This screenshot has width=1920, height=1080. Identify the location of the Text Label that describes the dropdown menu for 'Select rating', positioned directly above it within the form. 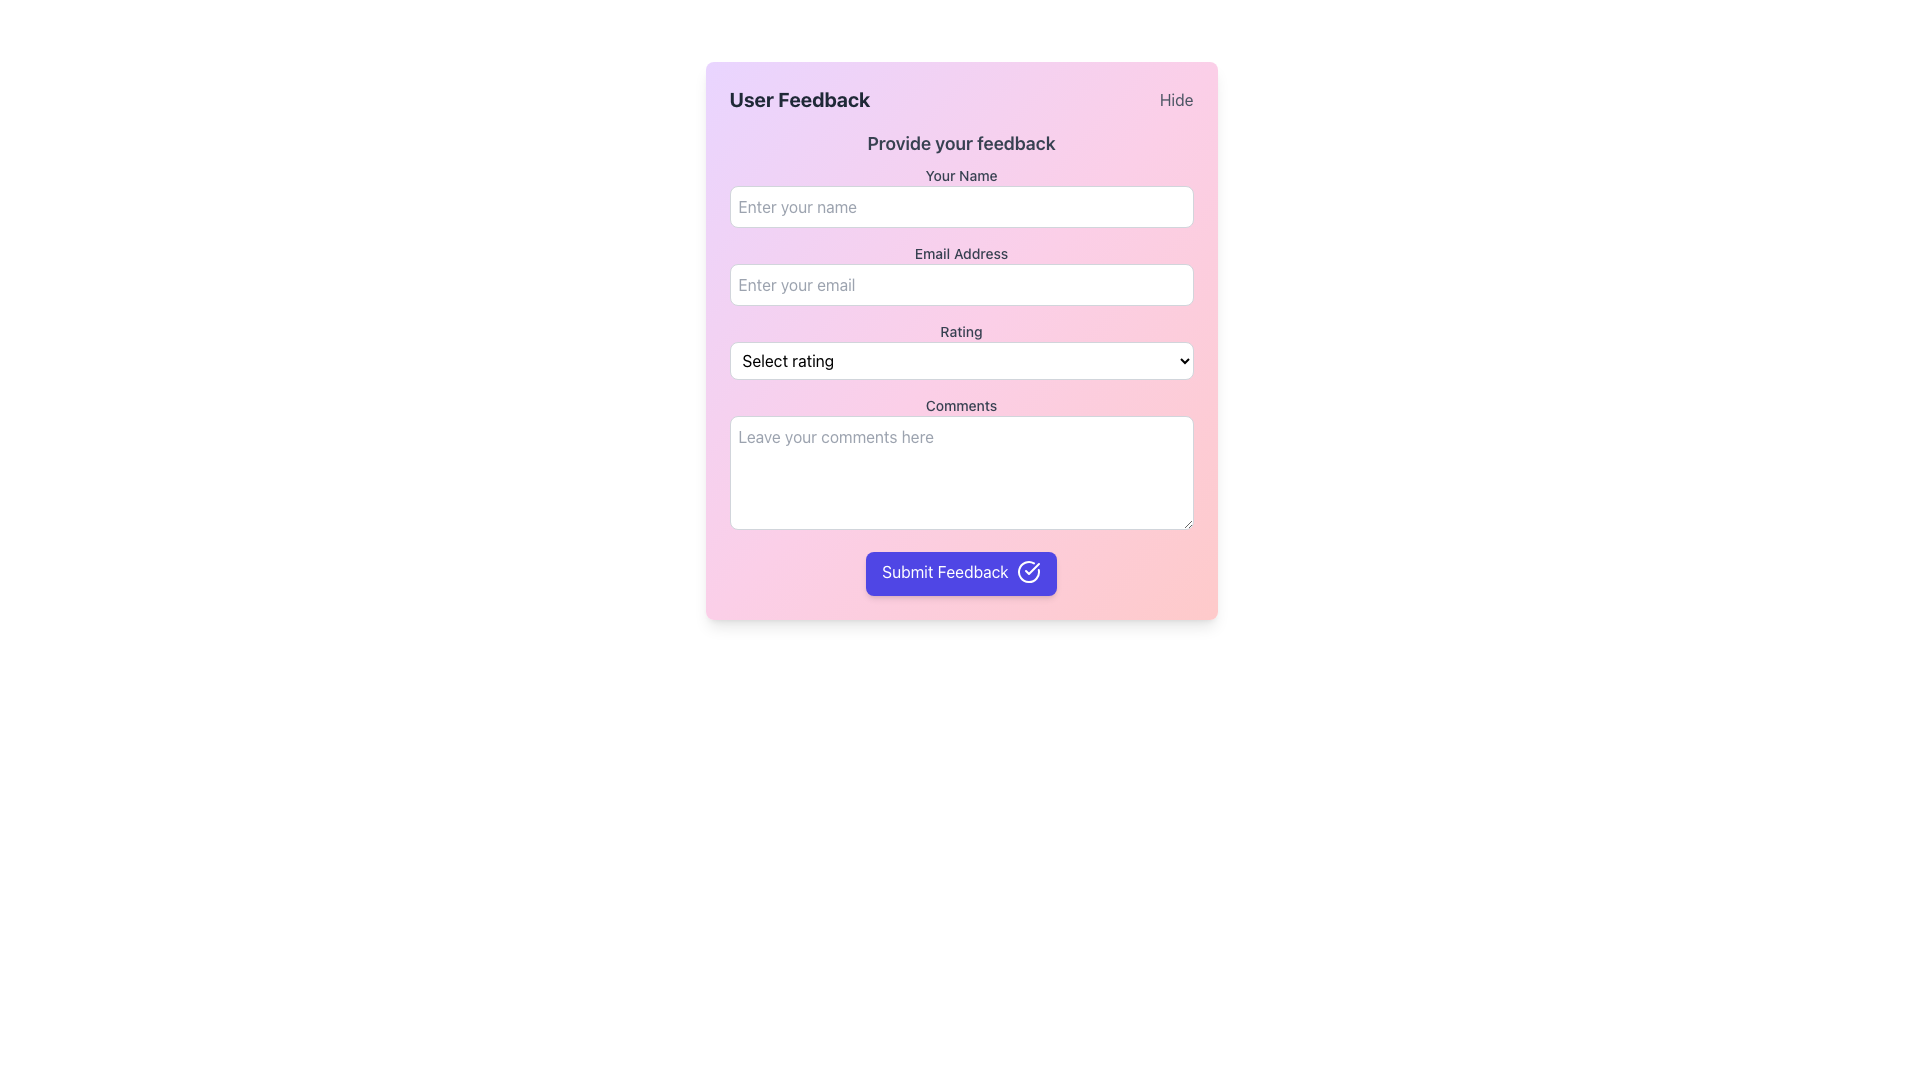
(961, 330).